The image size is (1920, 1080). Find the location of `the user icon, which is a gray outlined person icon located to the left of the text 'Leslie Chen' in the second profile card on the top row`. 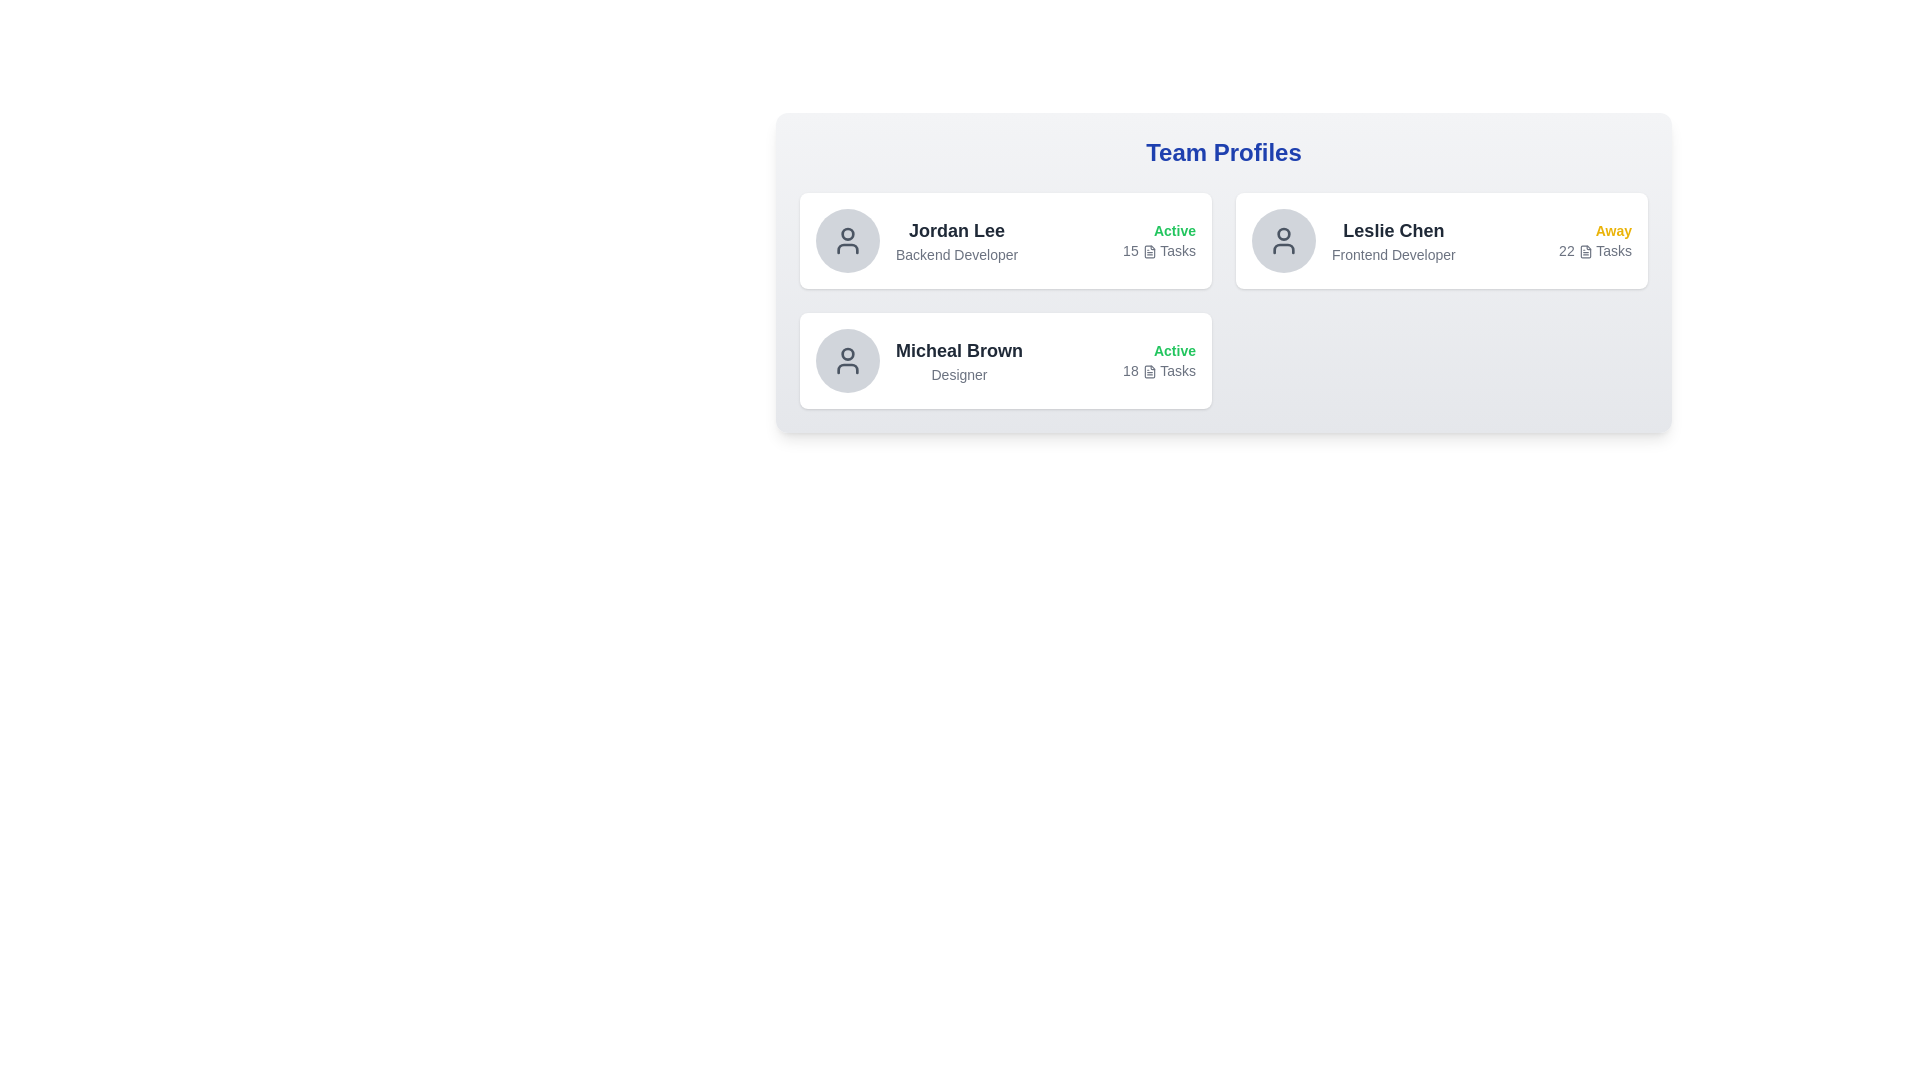

the user icon, which is a gray outlined person icon located to the left of the text 'Leslie Chen' in the second profile card on the top row is located at coordinates (848, 239).